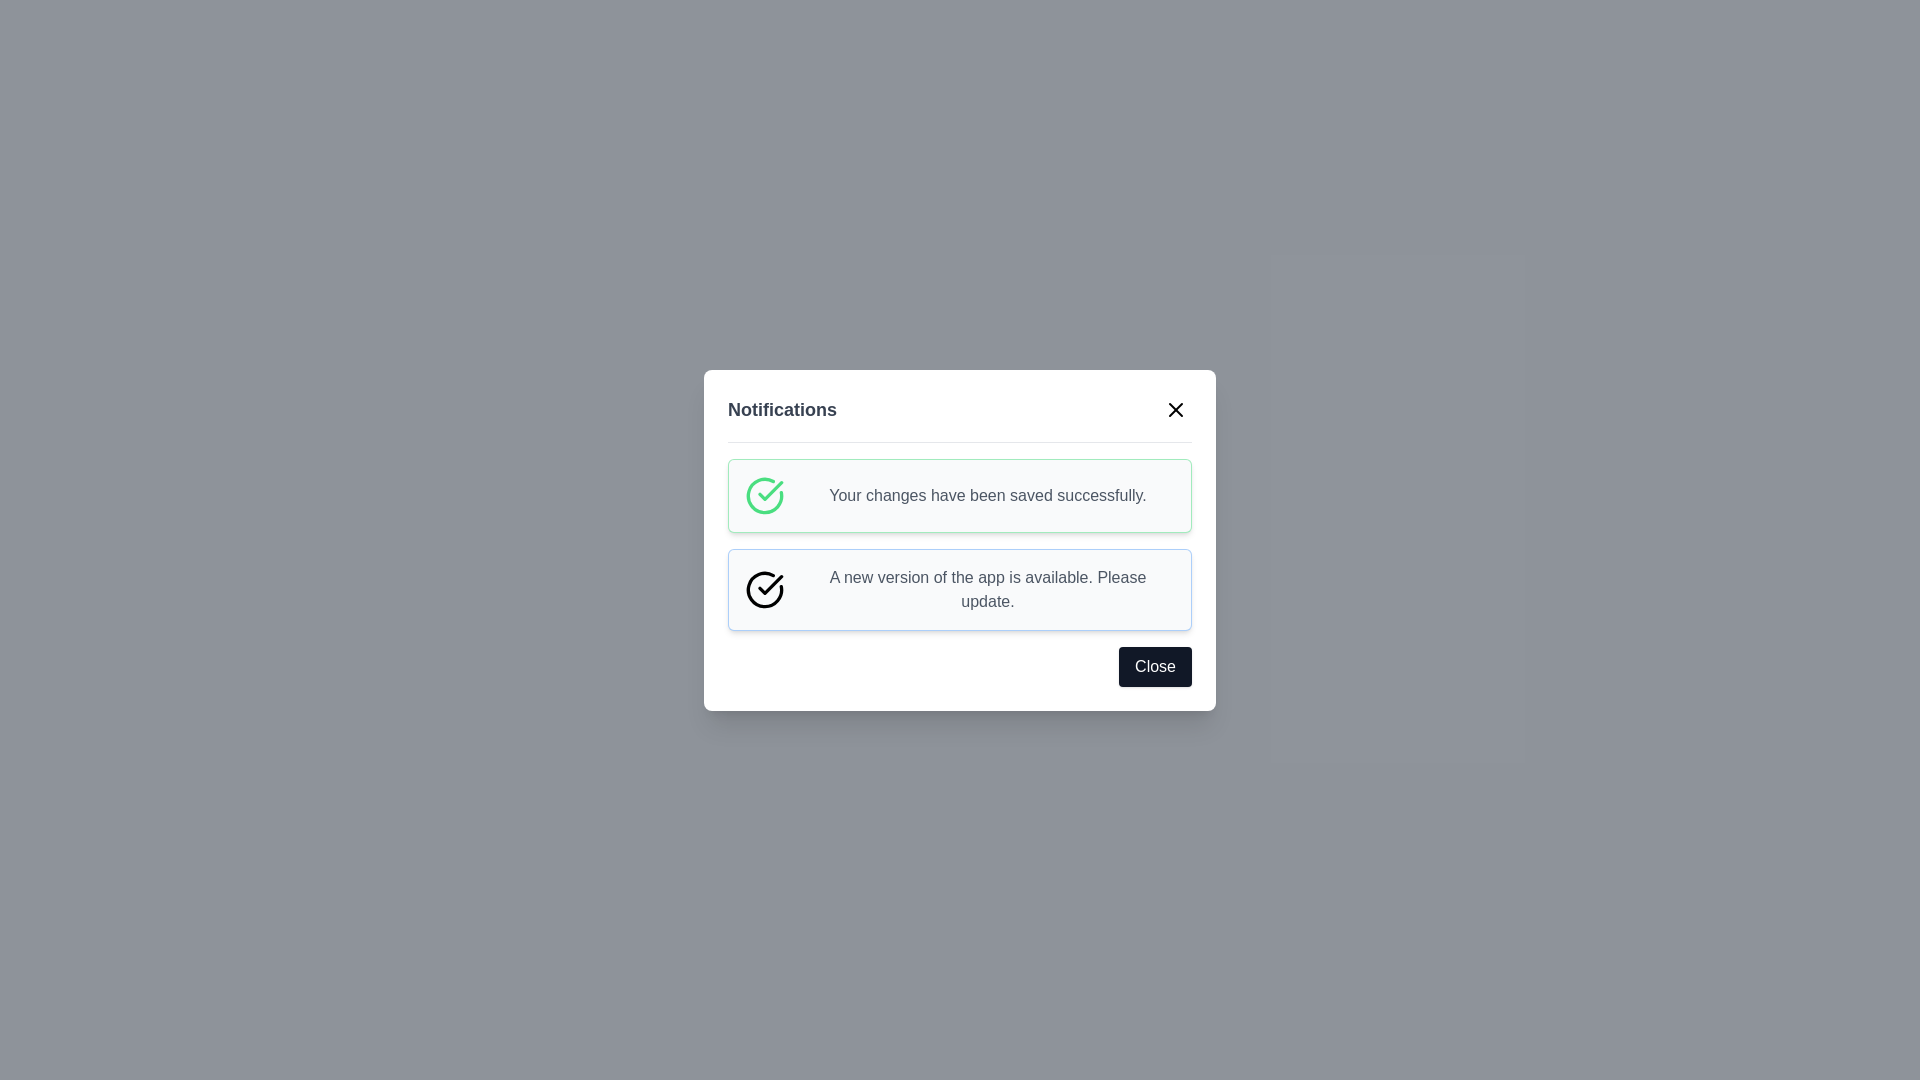 The image size is (1920, 1080). I want to click on the text notification element displaying 'A new version of the app is available. Please update.' in a gray sans-serif font, which is part of a notification card and is positioned above the 'Close' button, so click(988, 588).